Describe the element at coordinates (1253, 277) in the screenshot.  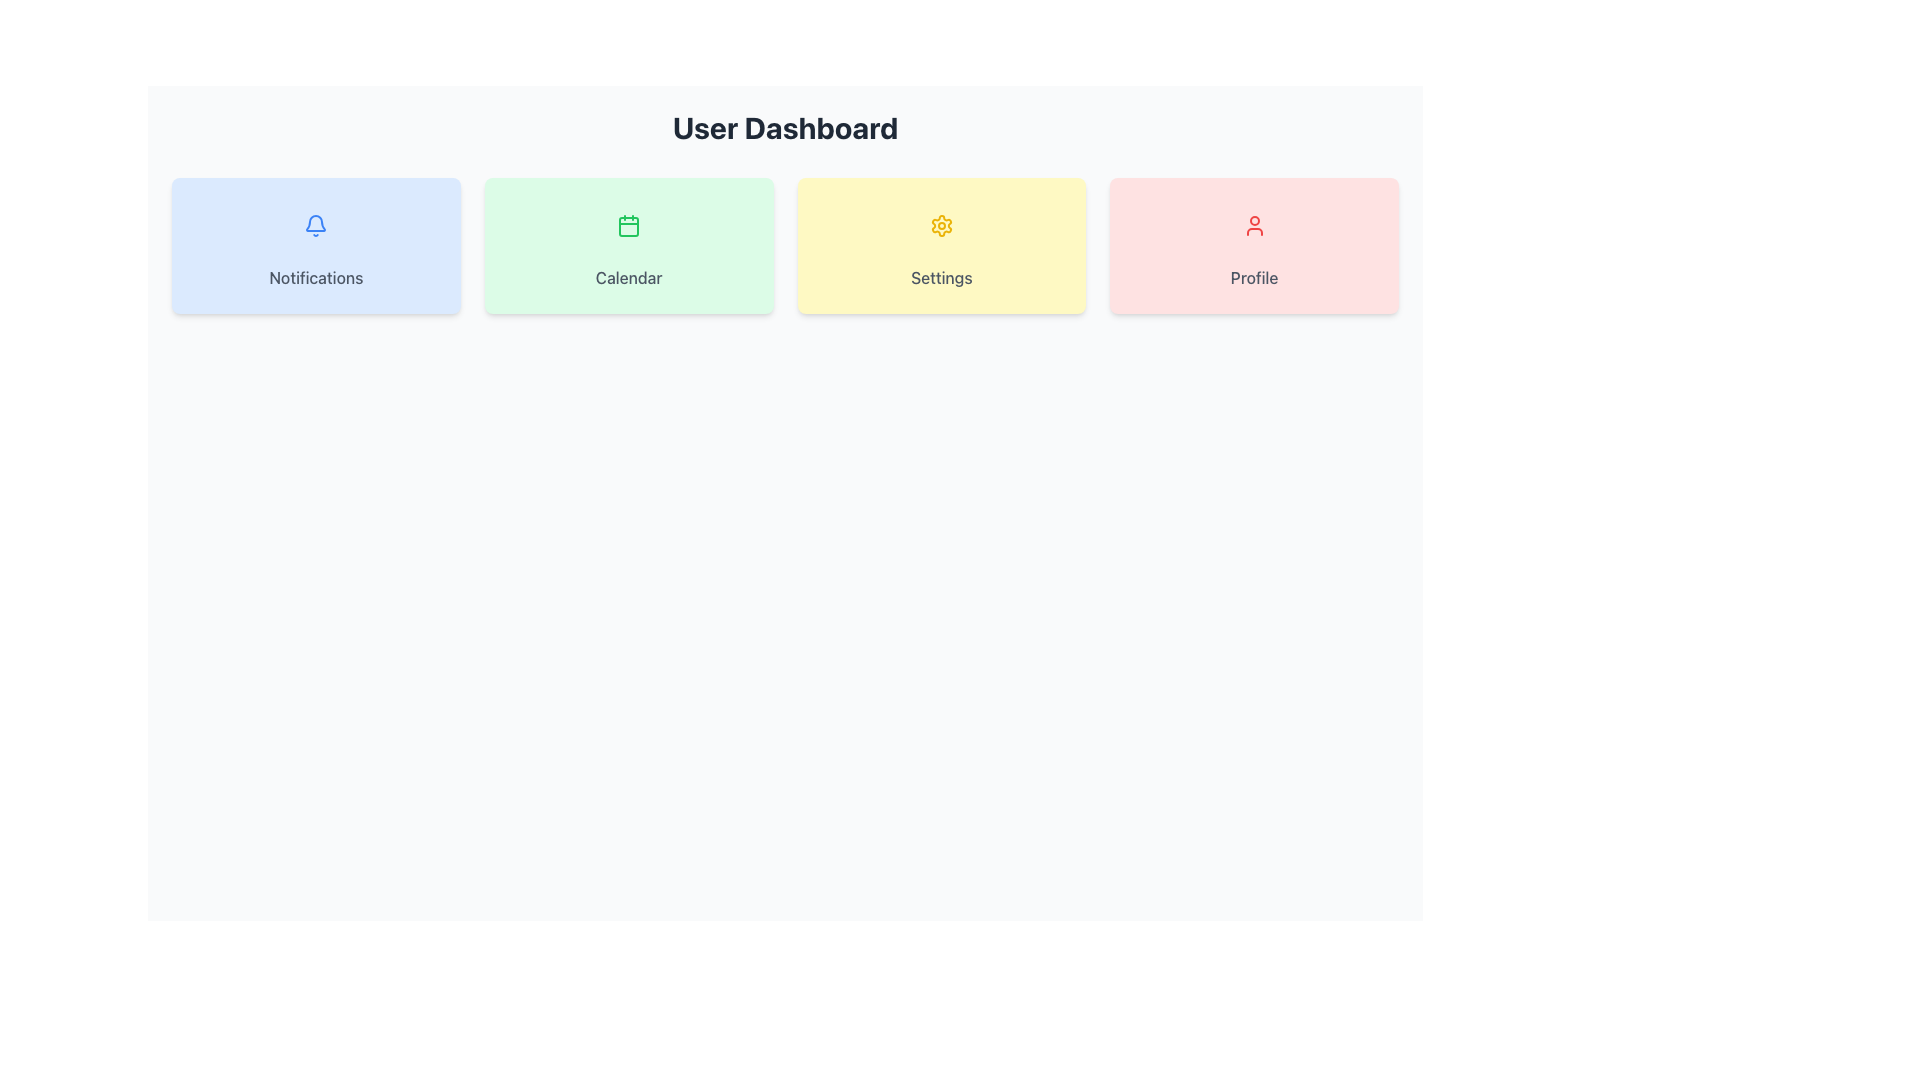
I see `the 'Profile' text label, which is styled with a gray font and medium weight, located in the last card on the right in a dashboard interface` at that location.